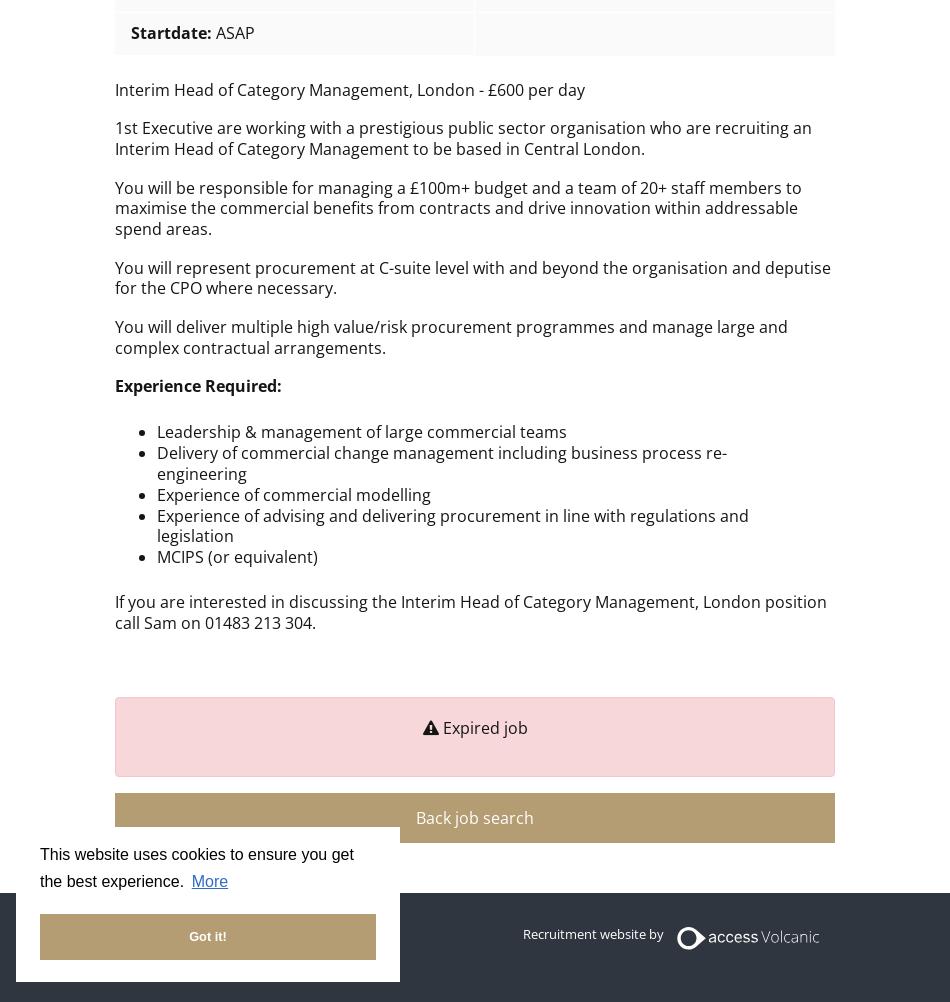 Image resolution: width=950 pixels, height=1002 pixels. What do you see at coordinates (439, 462) in the screenshot?
I see `'Delivery of commercial change management including business process re-engineering'` at bounding box center [439, 462].